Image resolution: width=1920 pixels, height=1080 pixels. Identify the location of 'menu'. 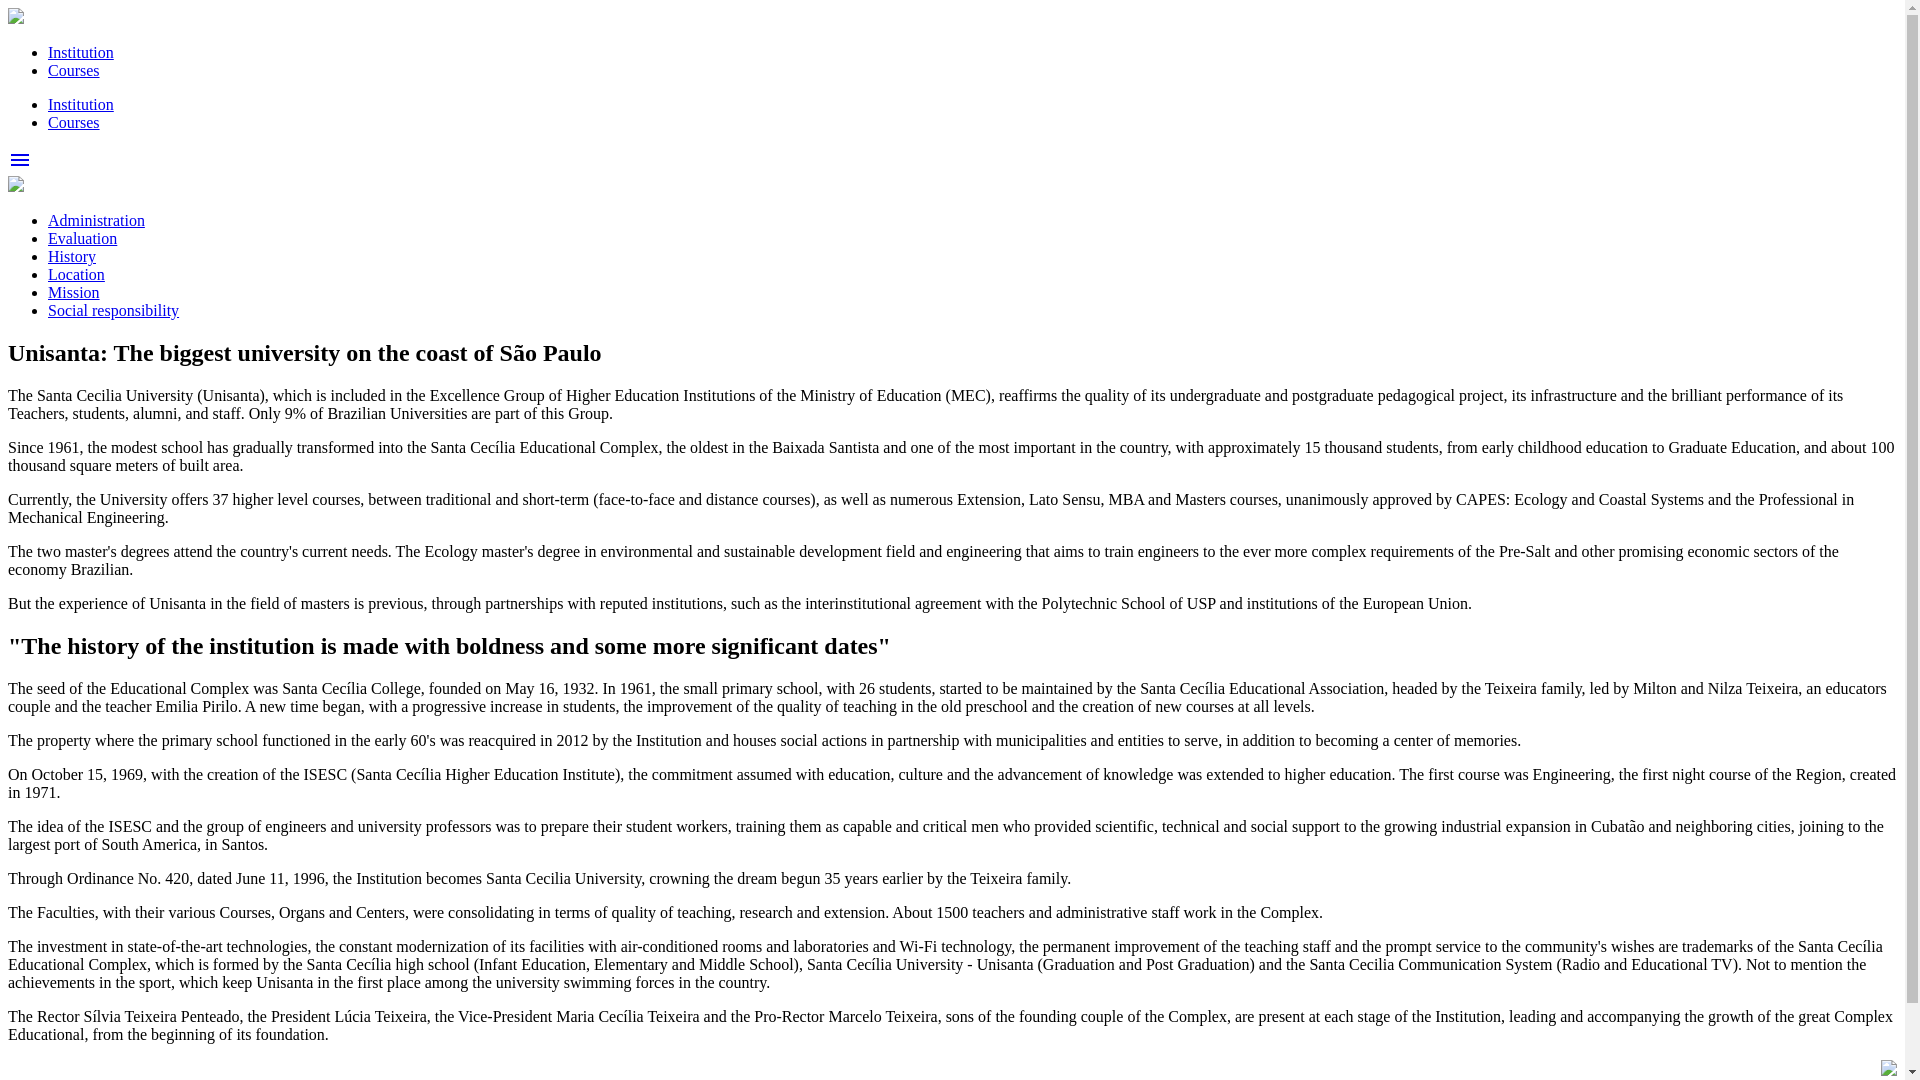
(8, 165).